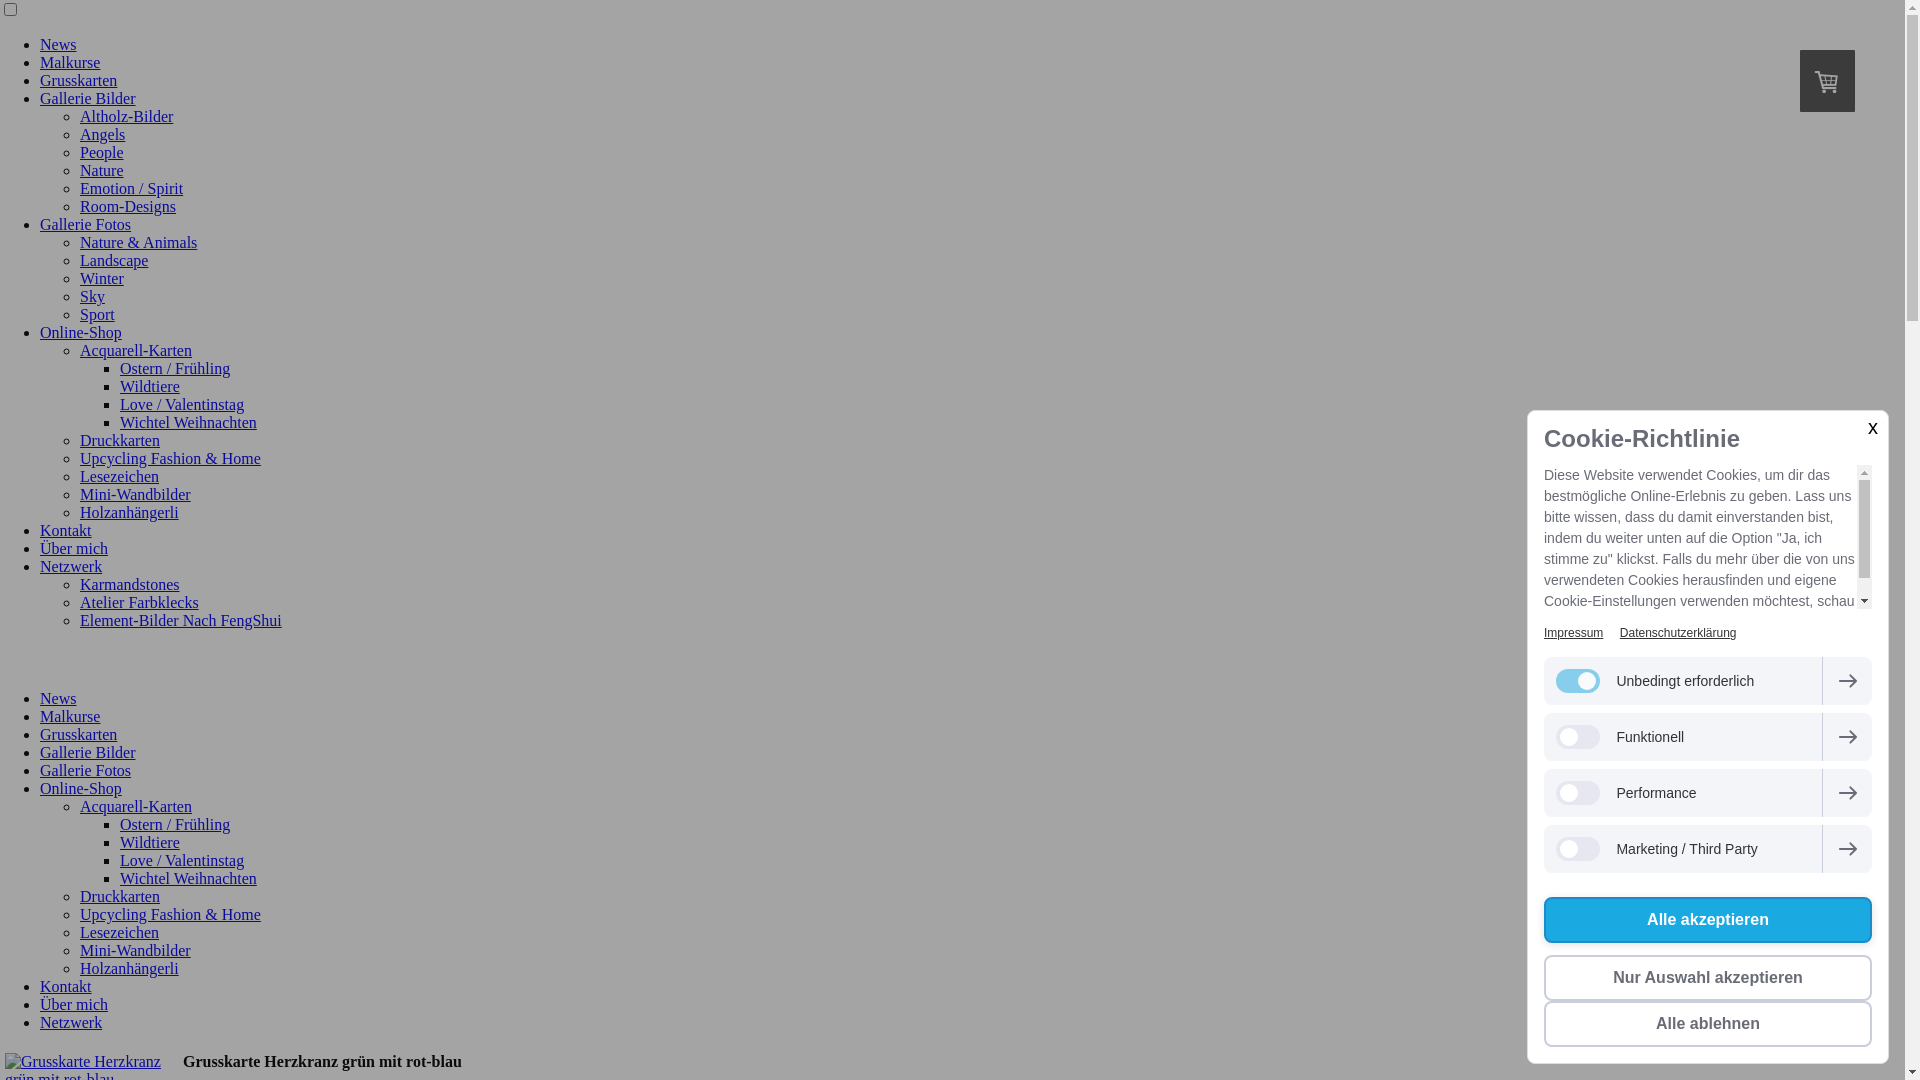  Describe the element at coordinates (71, 1022) in the screenshot. I see `'Netzwerk'` at that location.